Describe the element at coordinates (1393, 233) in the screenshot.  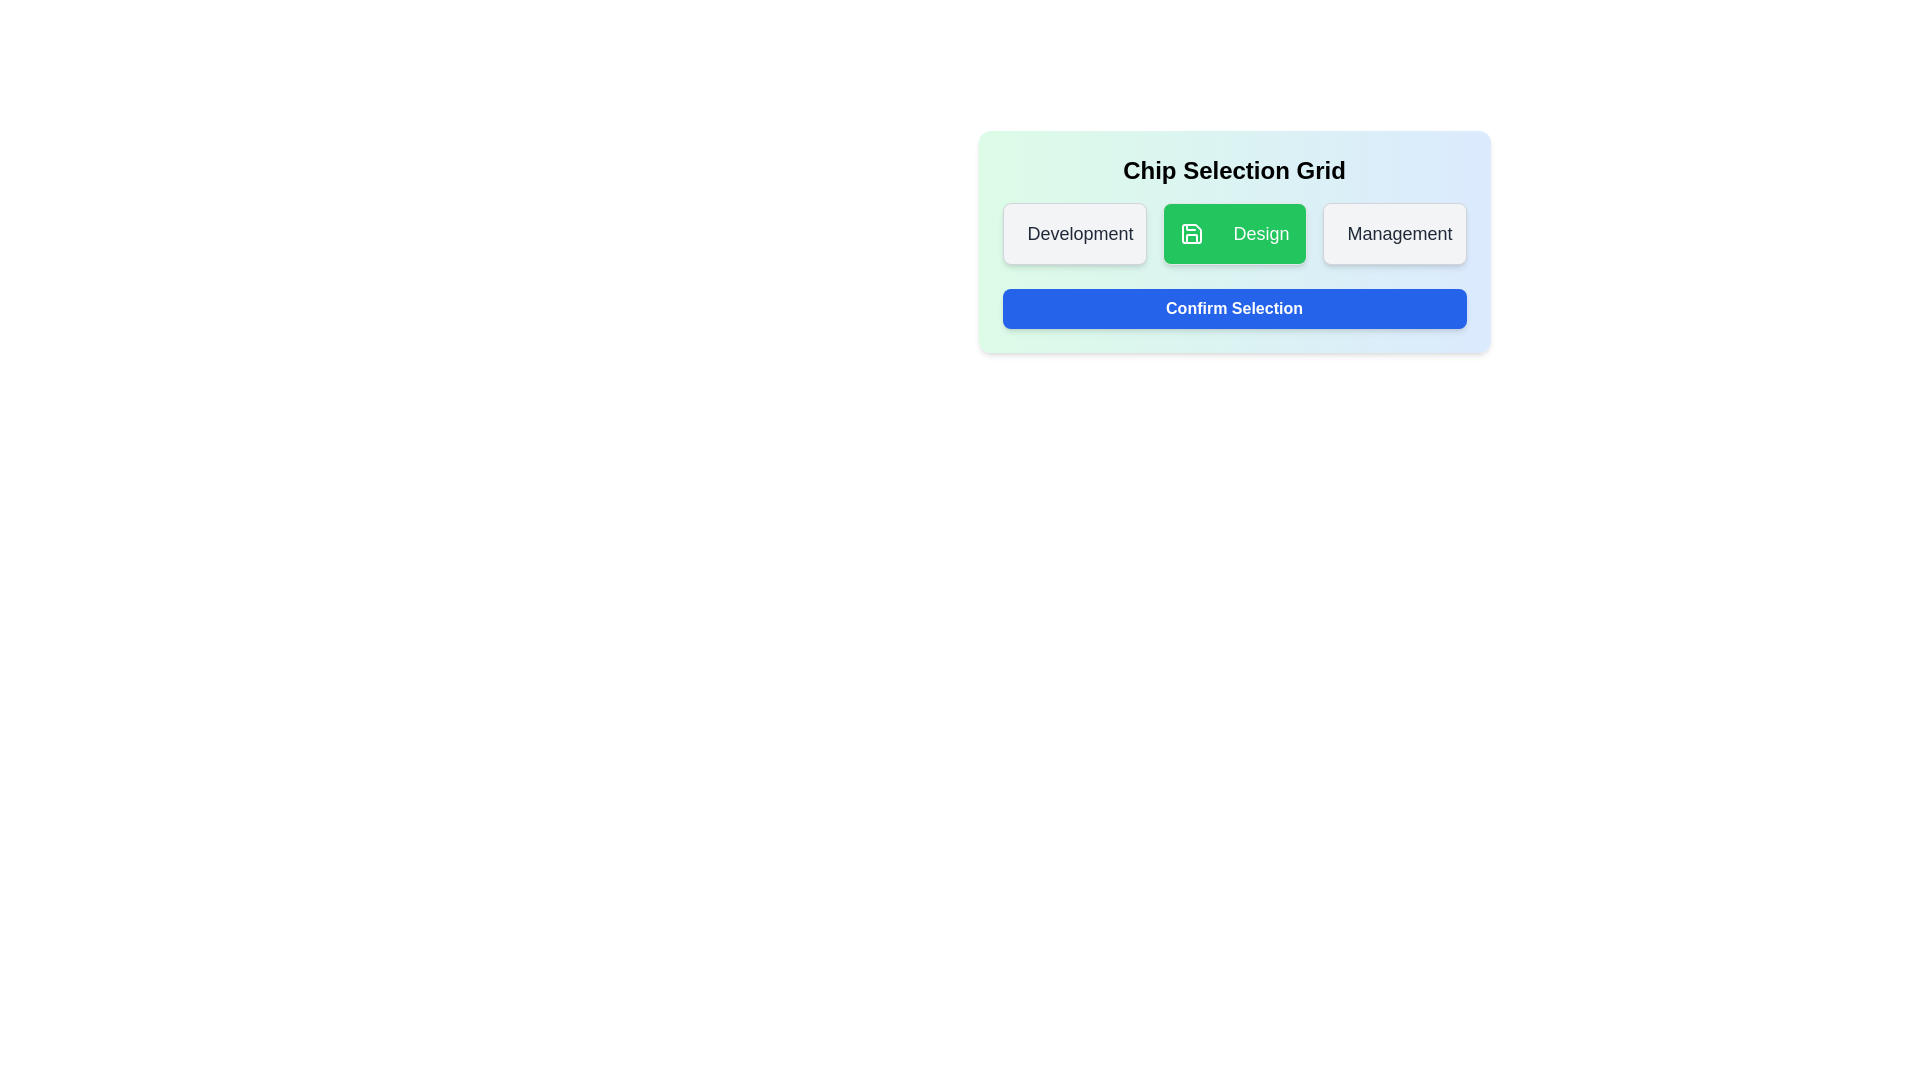
I see `the chip labeled Management` at that location.